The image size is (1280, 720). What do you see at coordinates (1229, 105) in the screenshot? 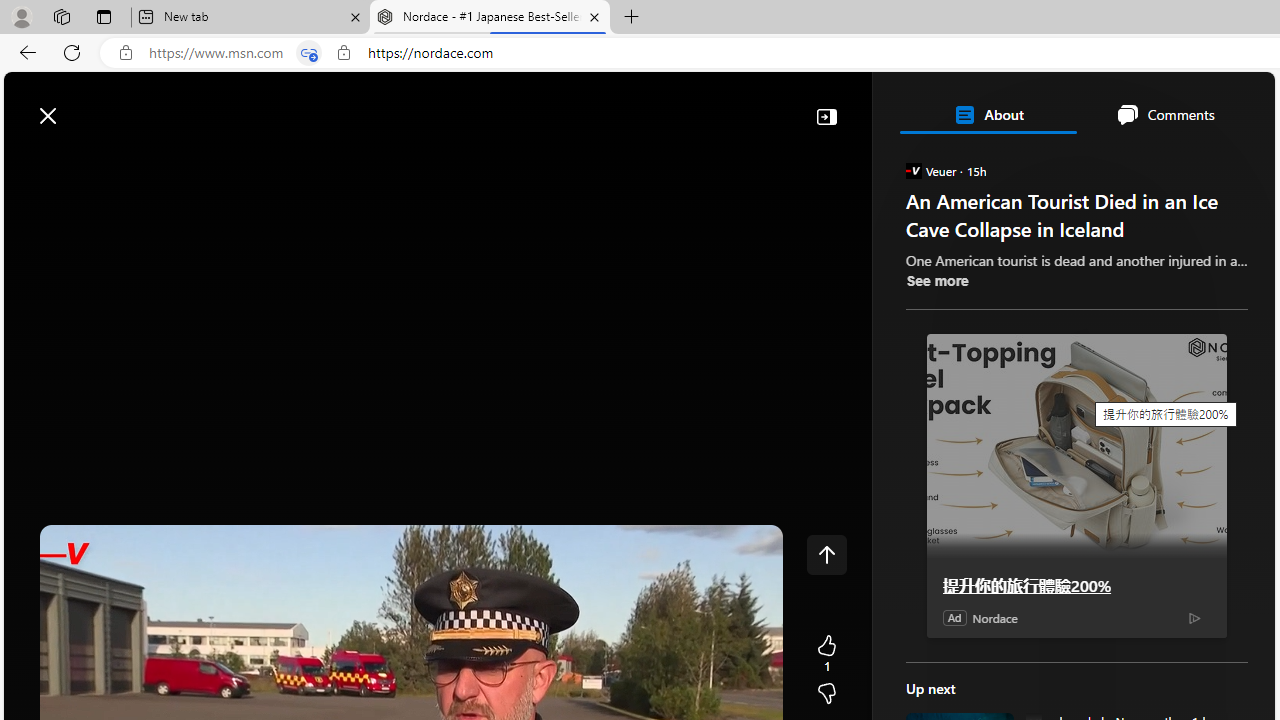
I see `'Open settings'` at bounding box center [1229, 105].